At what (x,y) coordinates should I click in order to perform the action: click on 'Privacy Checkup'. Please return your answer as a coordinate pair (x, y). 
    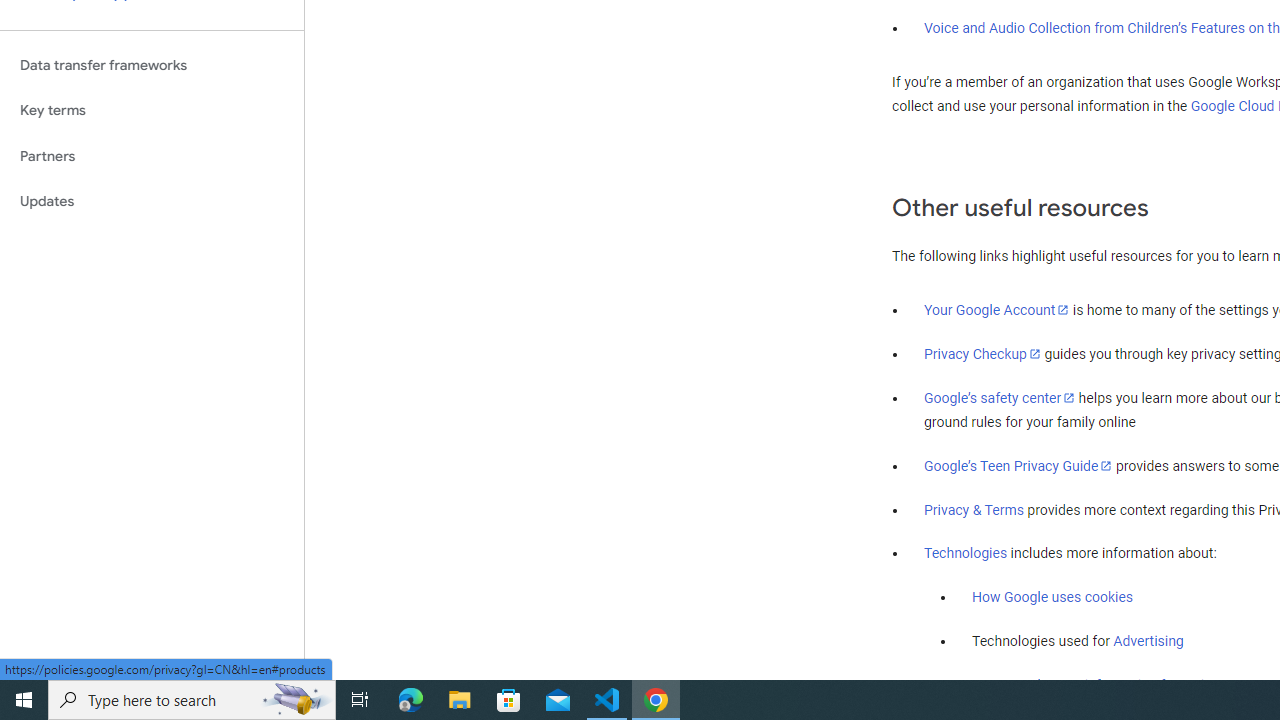
    Looking at the image, I should click on (982, 352).